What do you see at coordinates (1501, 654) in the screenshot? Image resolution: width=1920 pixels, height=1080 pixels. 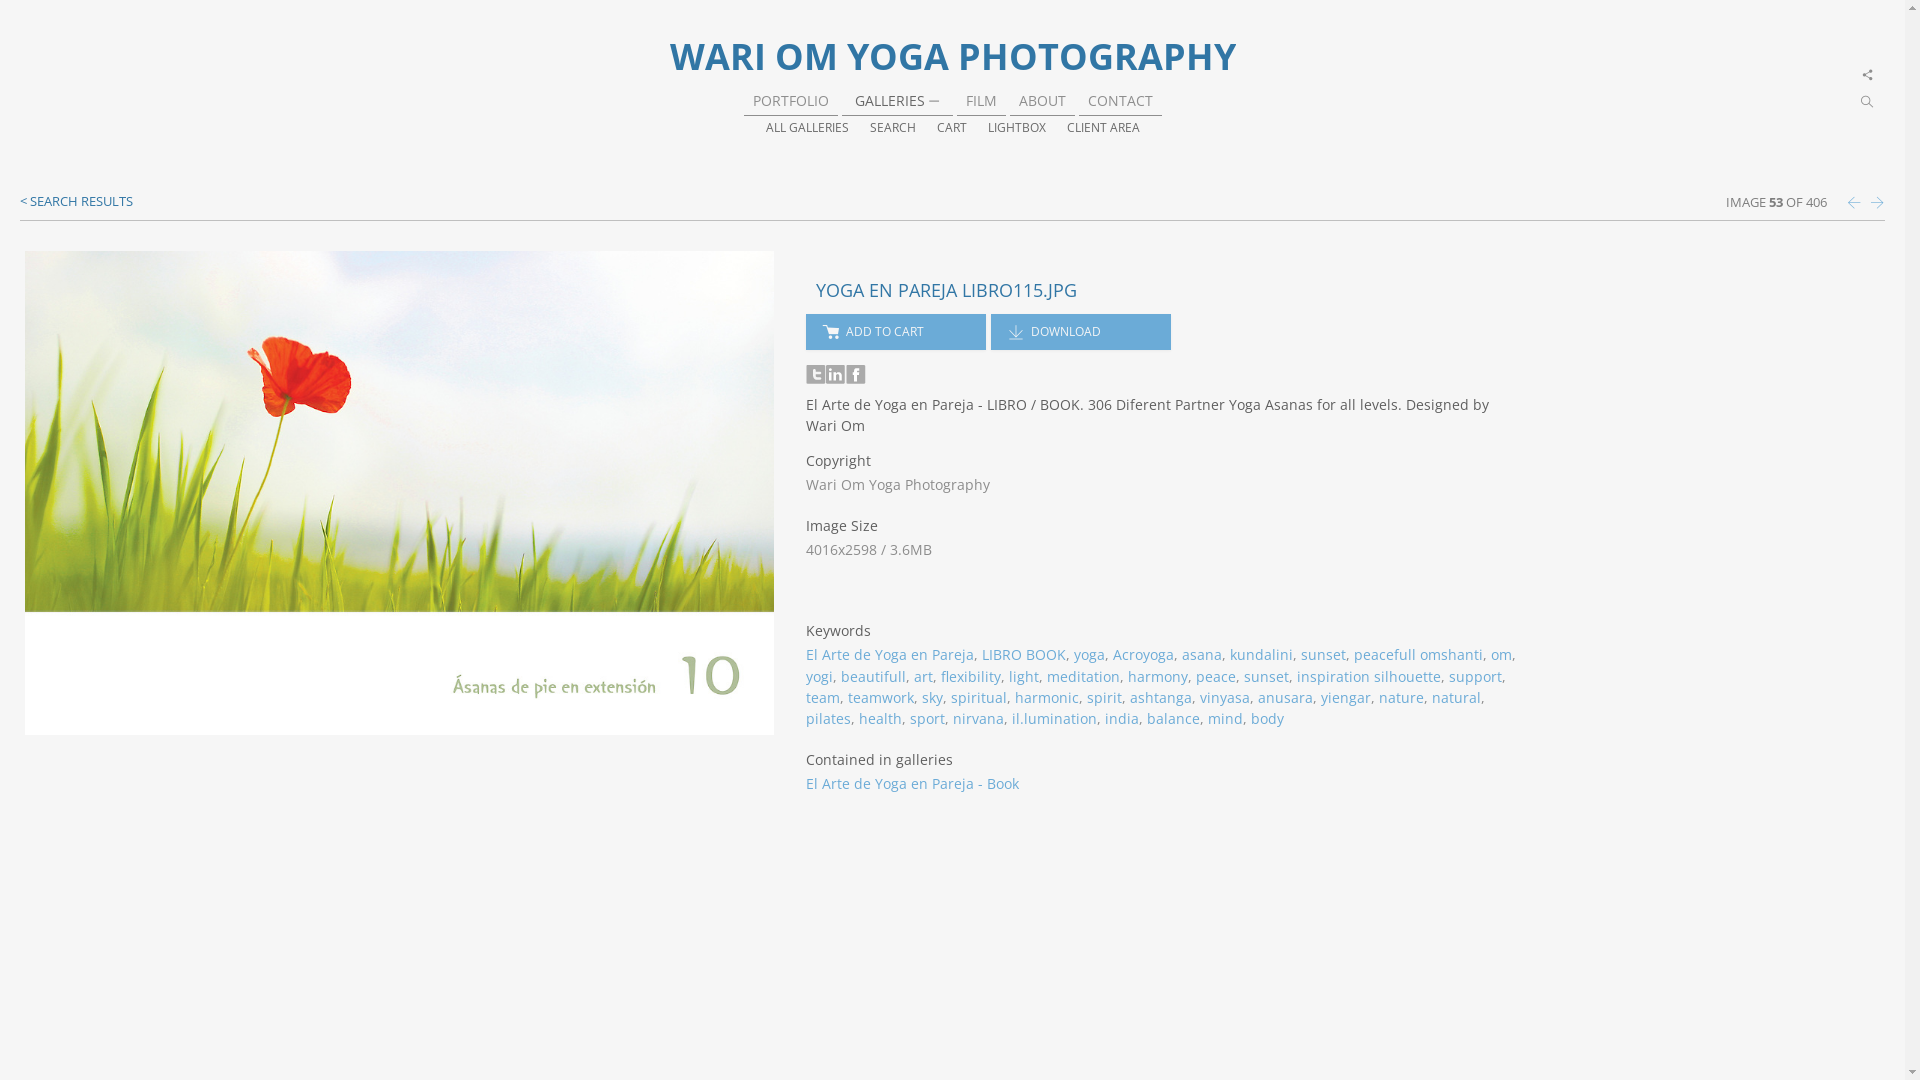 I see `'om'` at bounding box center [1501, 654].